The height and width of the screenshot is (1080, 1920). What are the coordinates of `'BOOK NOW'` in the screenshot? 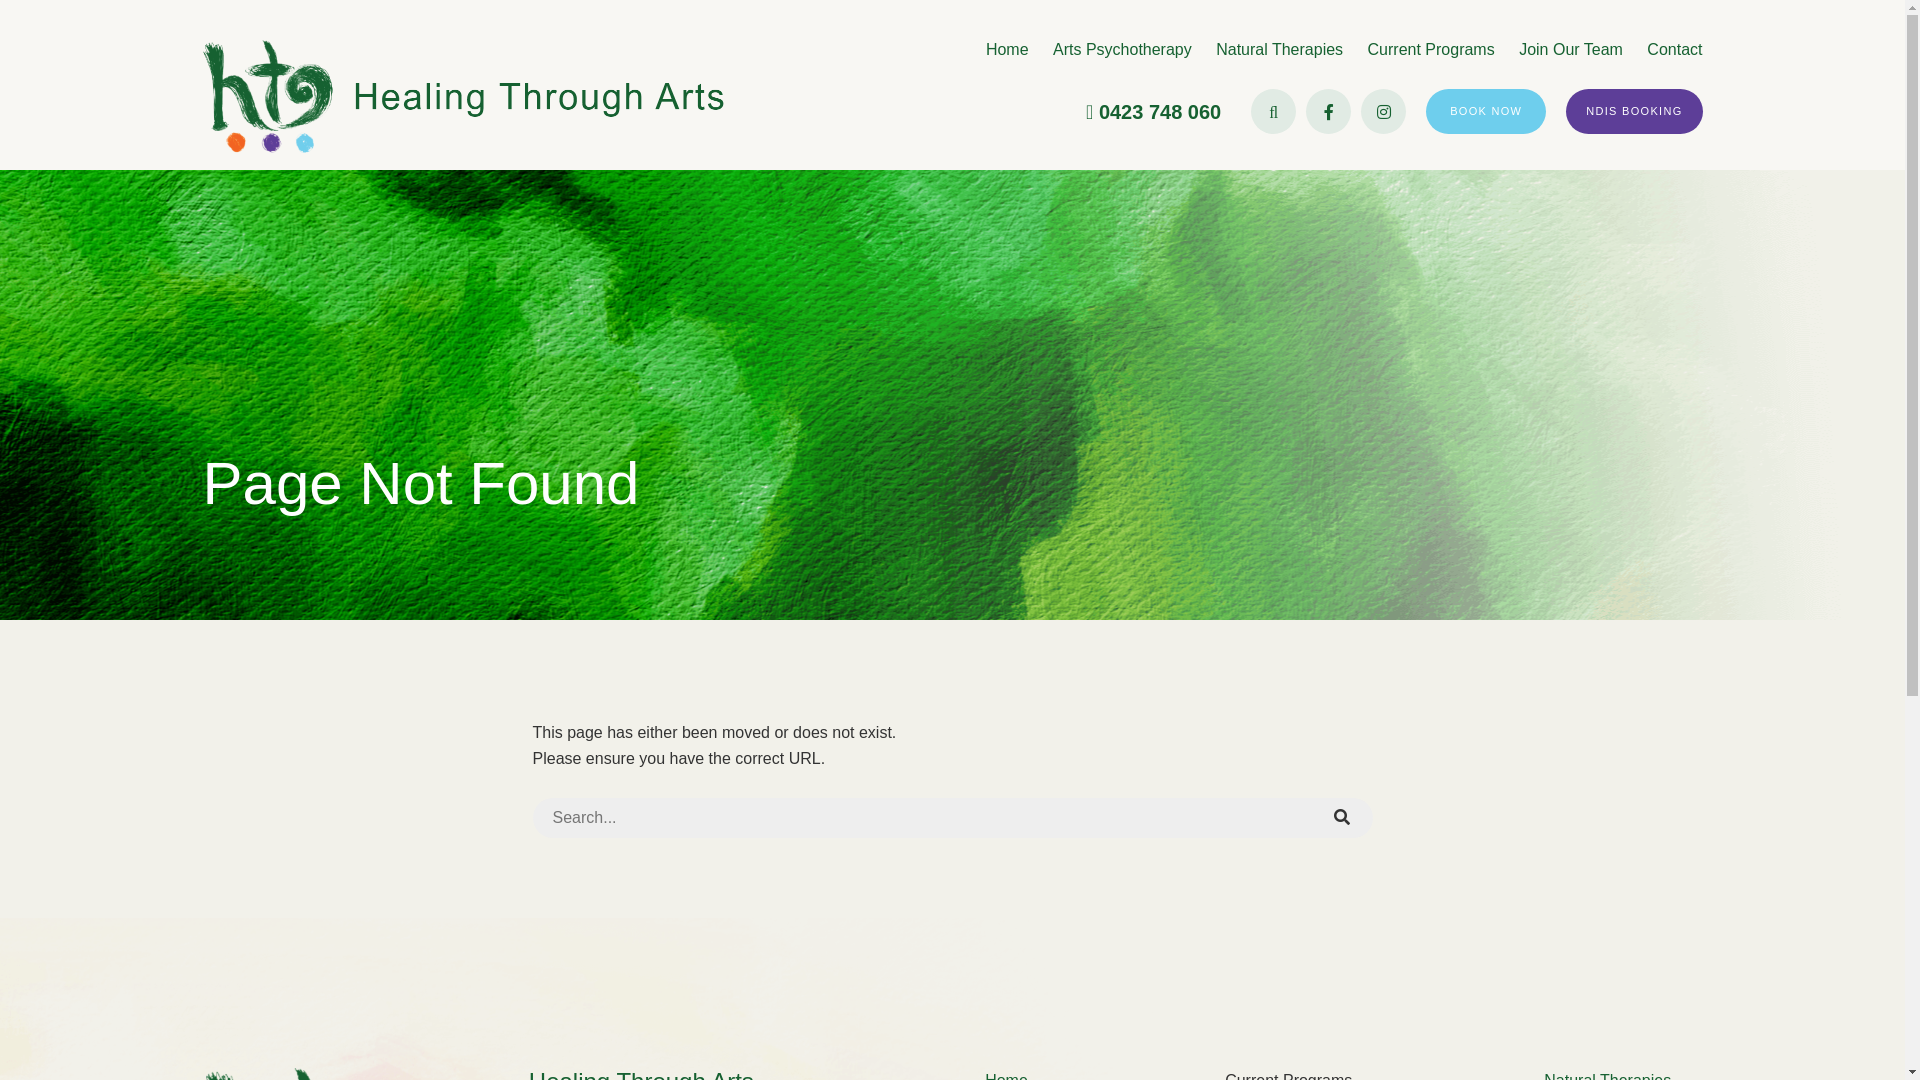 It's located at (1424, 111).